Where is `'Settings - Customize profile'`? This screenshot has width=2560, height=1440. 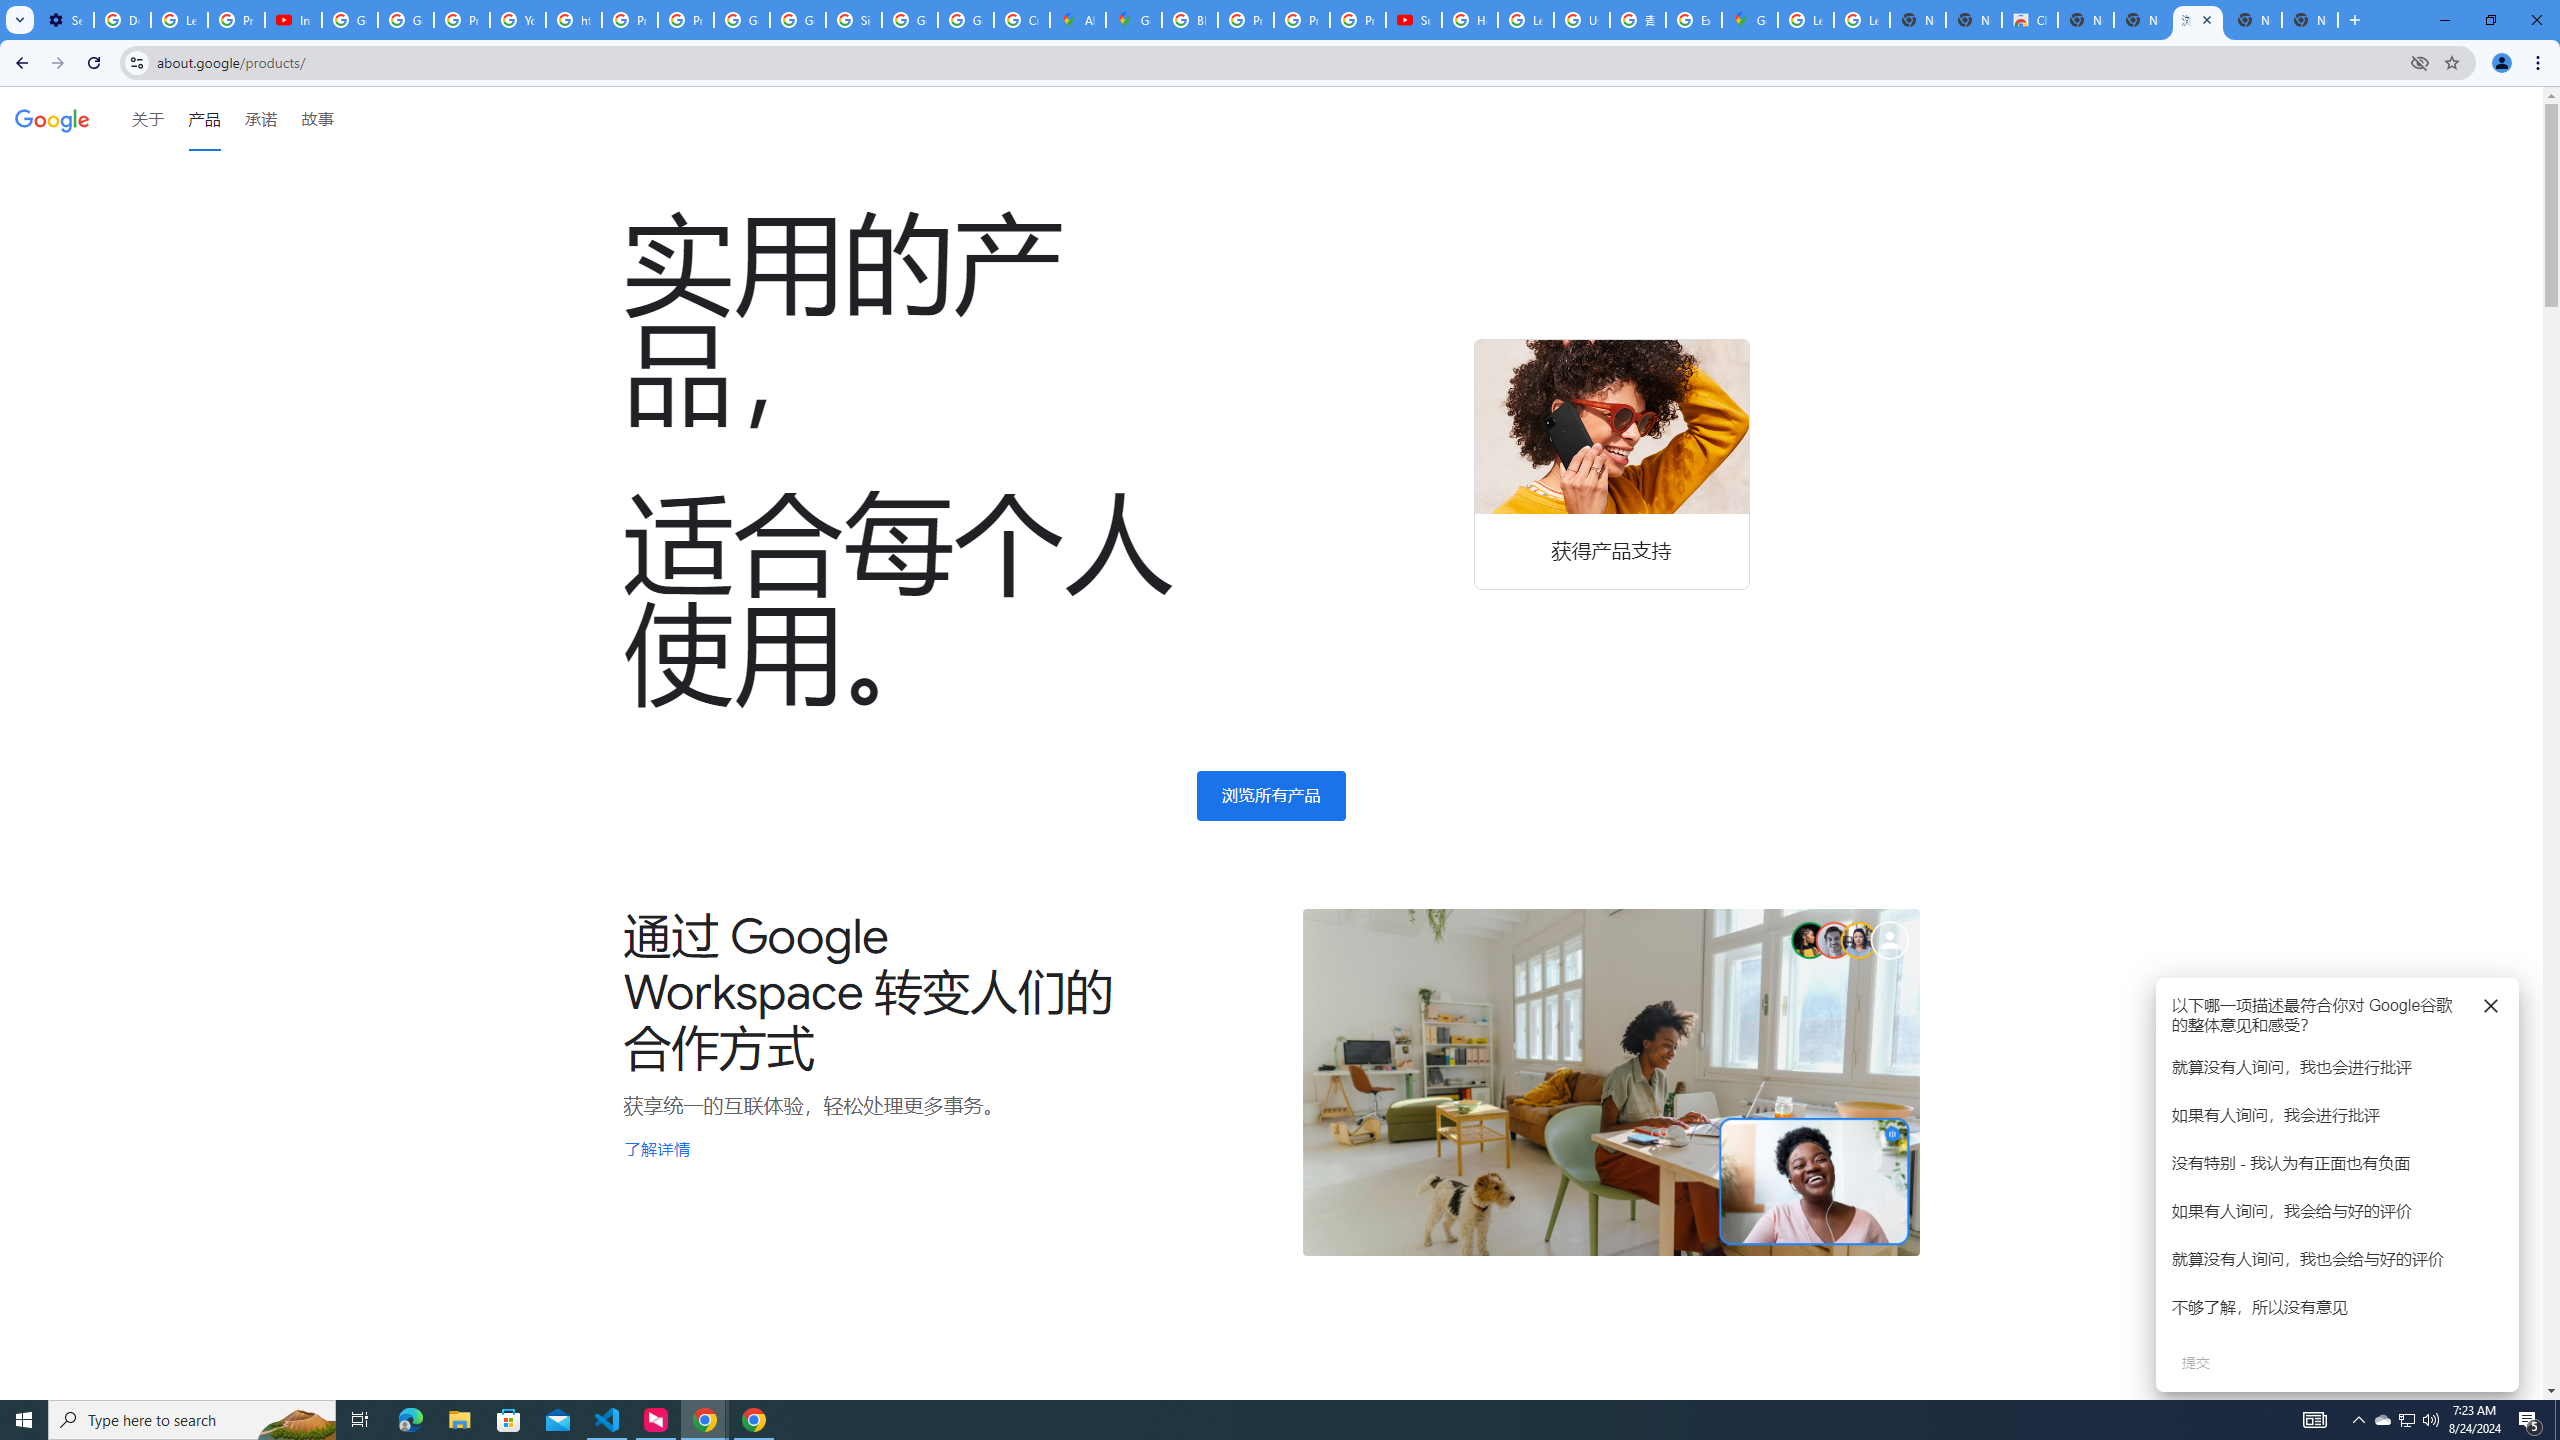
'Settings - Customize profile' is located at coordinates (65, 19).